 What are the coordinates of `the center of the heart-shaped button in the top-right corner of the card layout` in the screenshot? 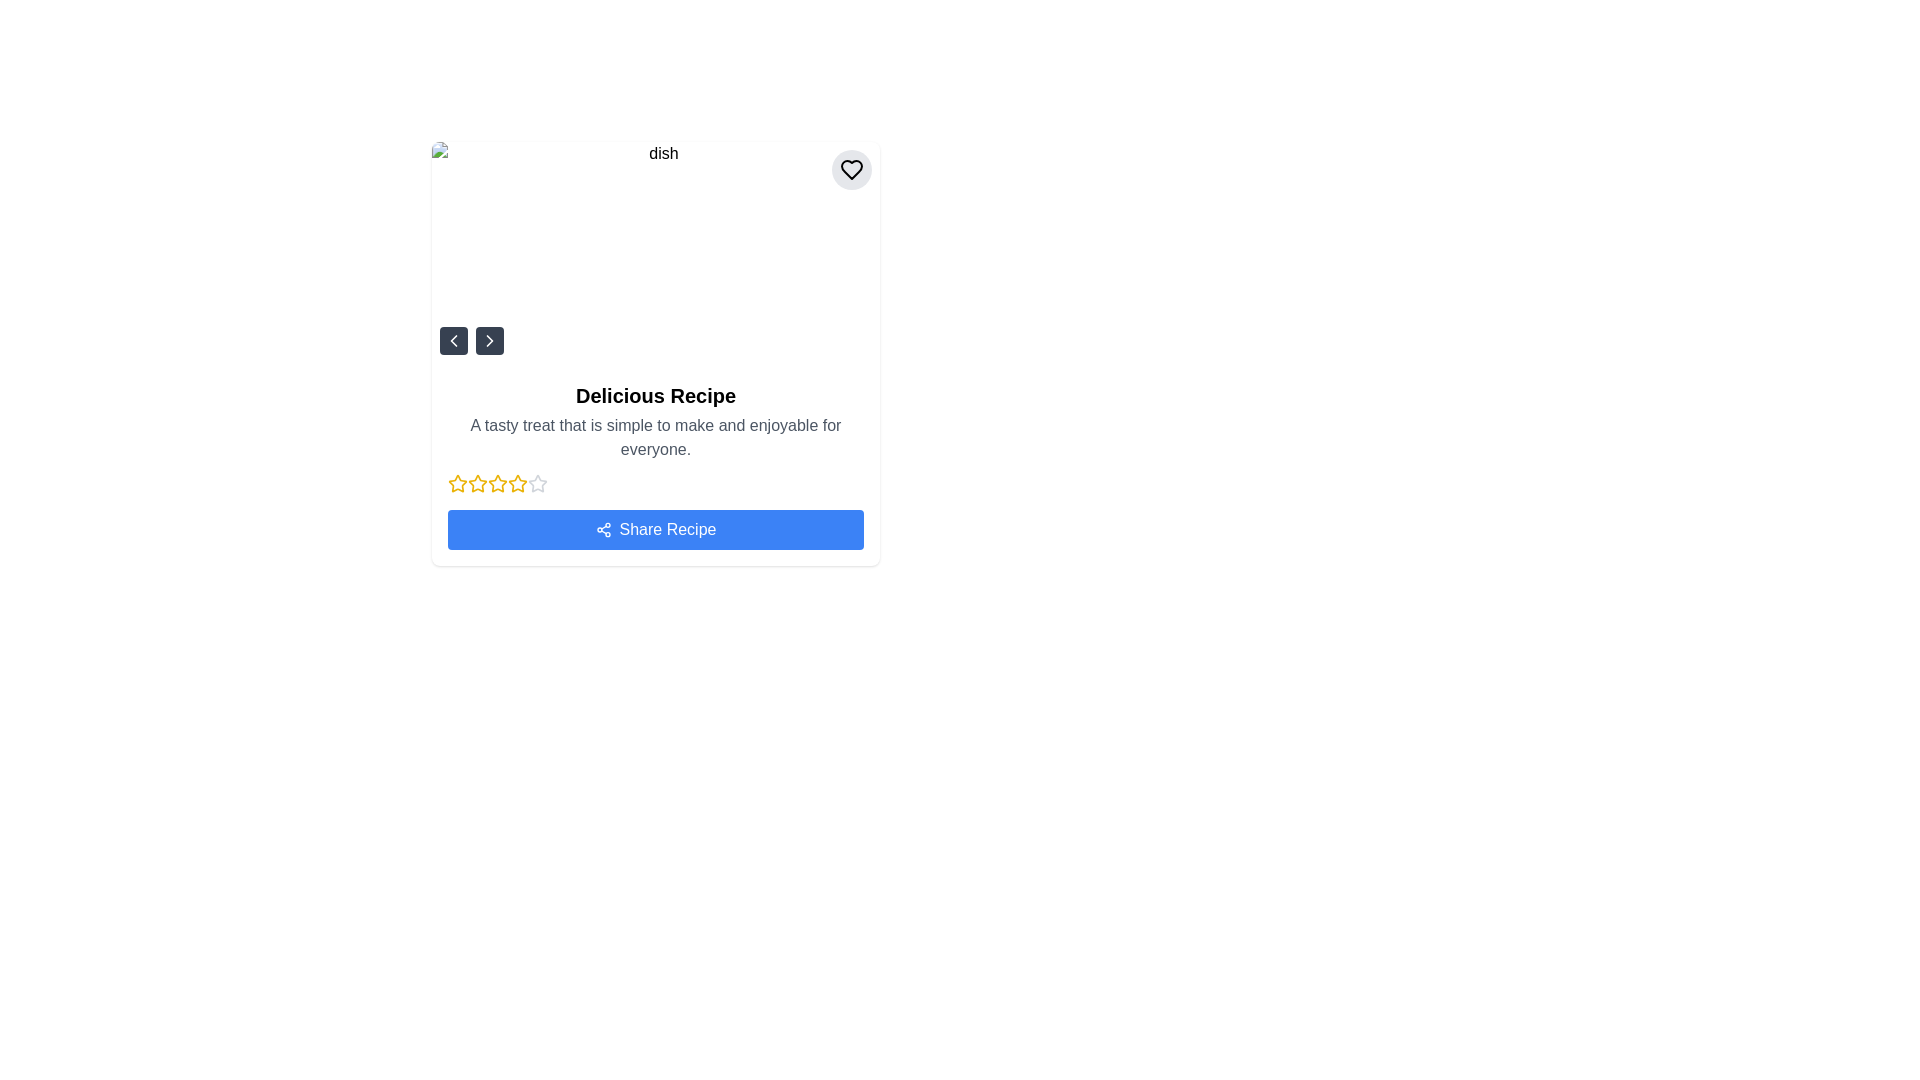 It's located at (851, 168).